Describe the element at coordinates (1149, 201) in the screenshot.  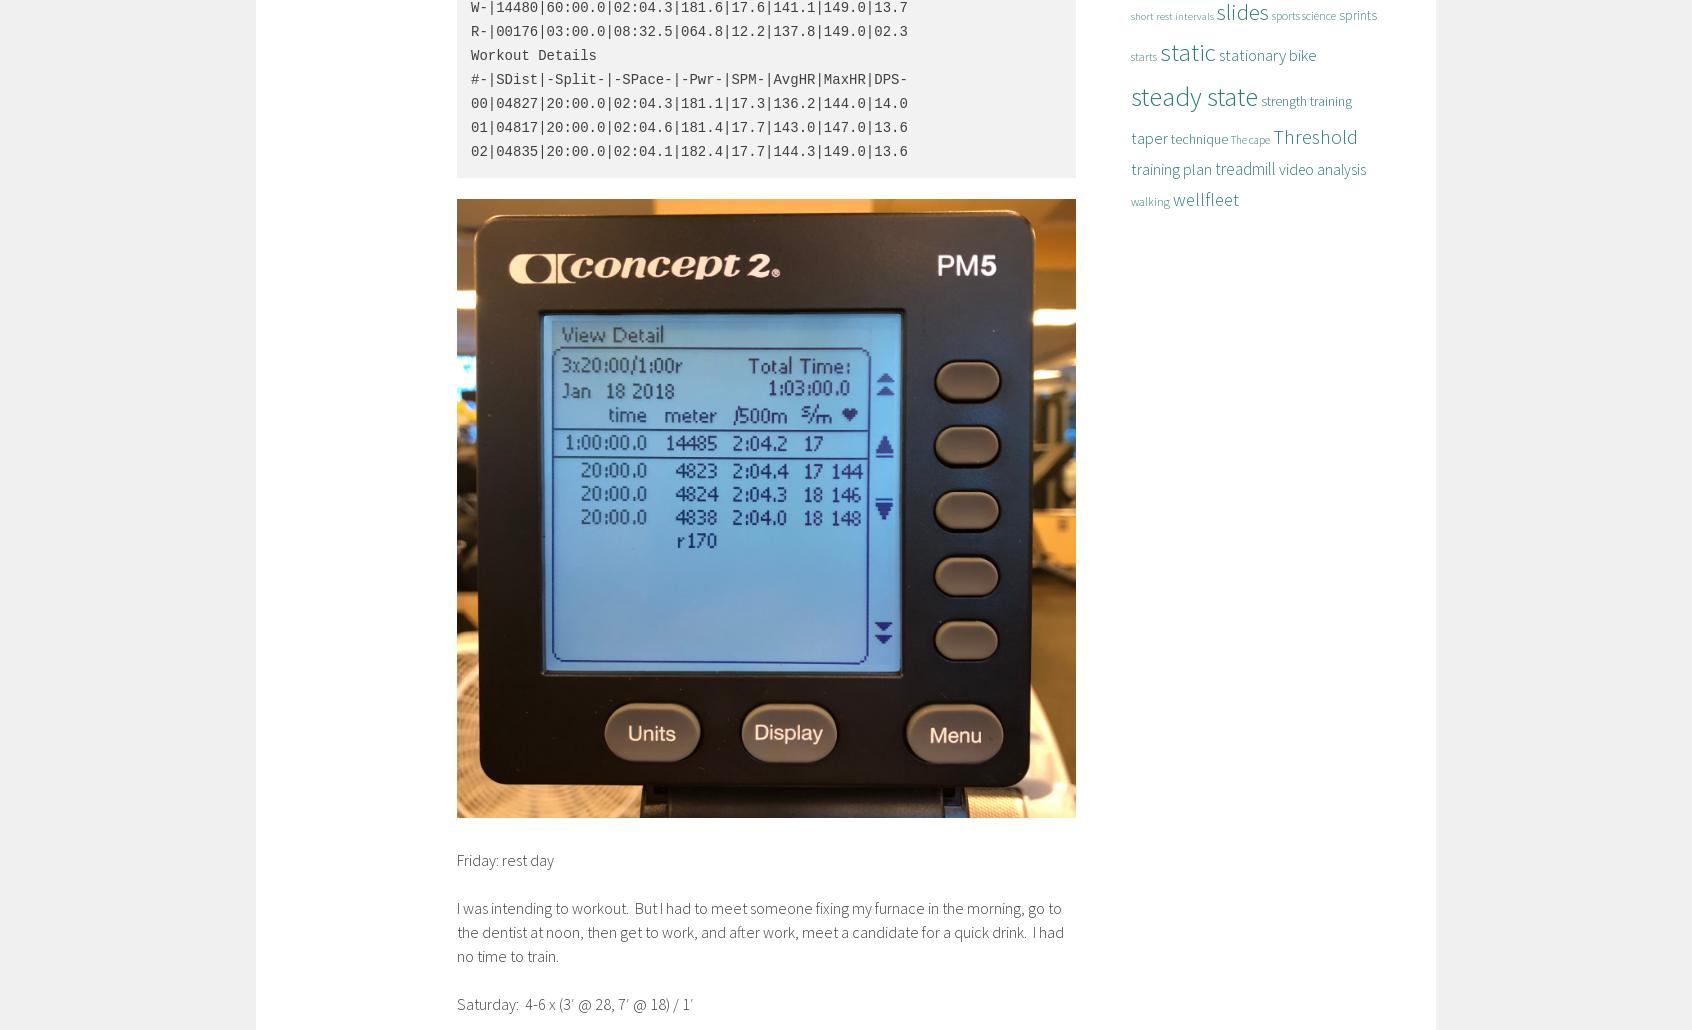
I see `'walking'` at that location.